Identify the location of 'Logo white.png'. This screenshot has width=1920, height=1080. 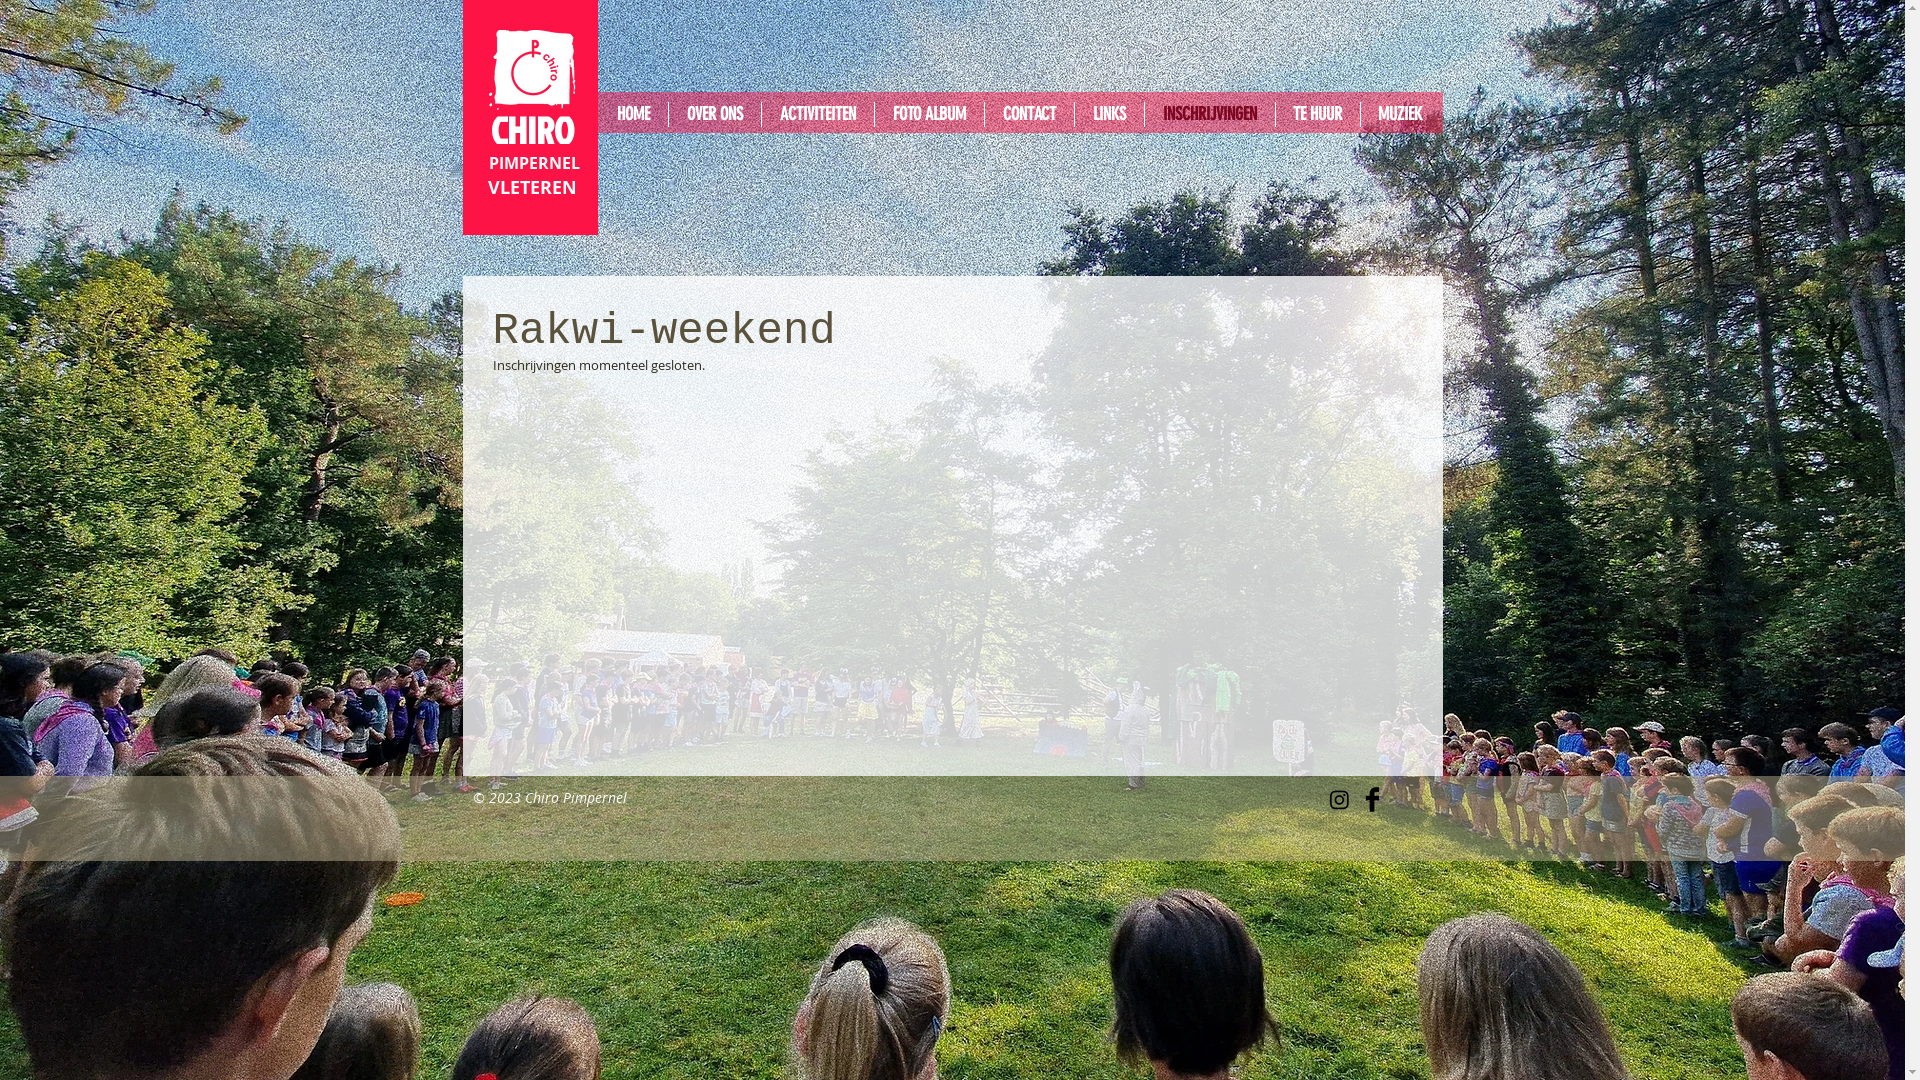
(531, 68).